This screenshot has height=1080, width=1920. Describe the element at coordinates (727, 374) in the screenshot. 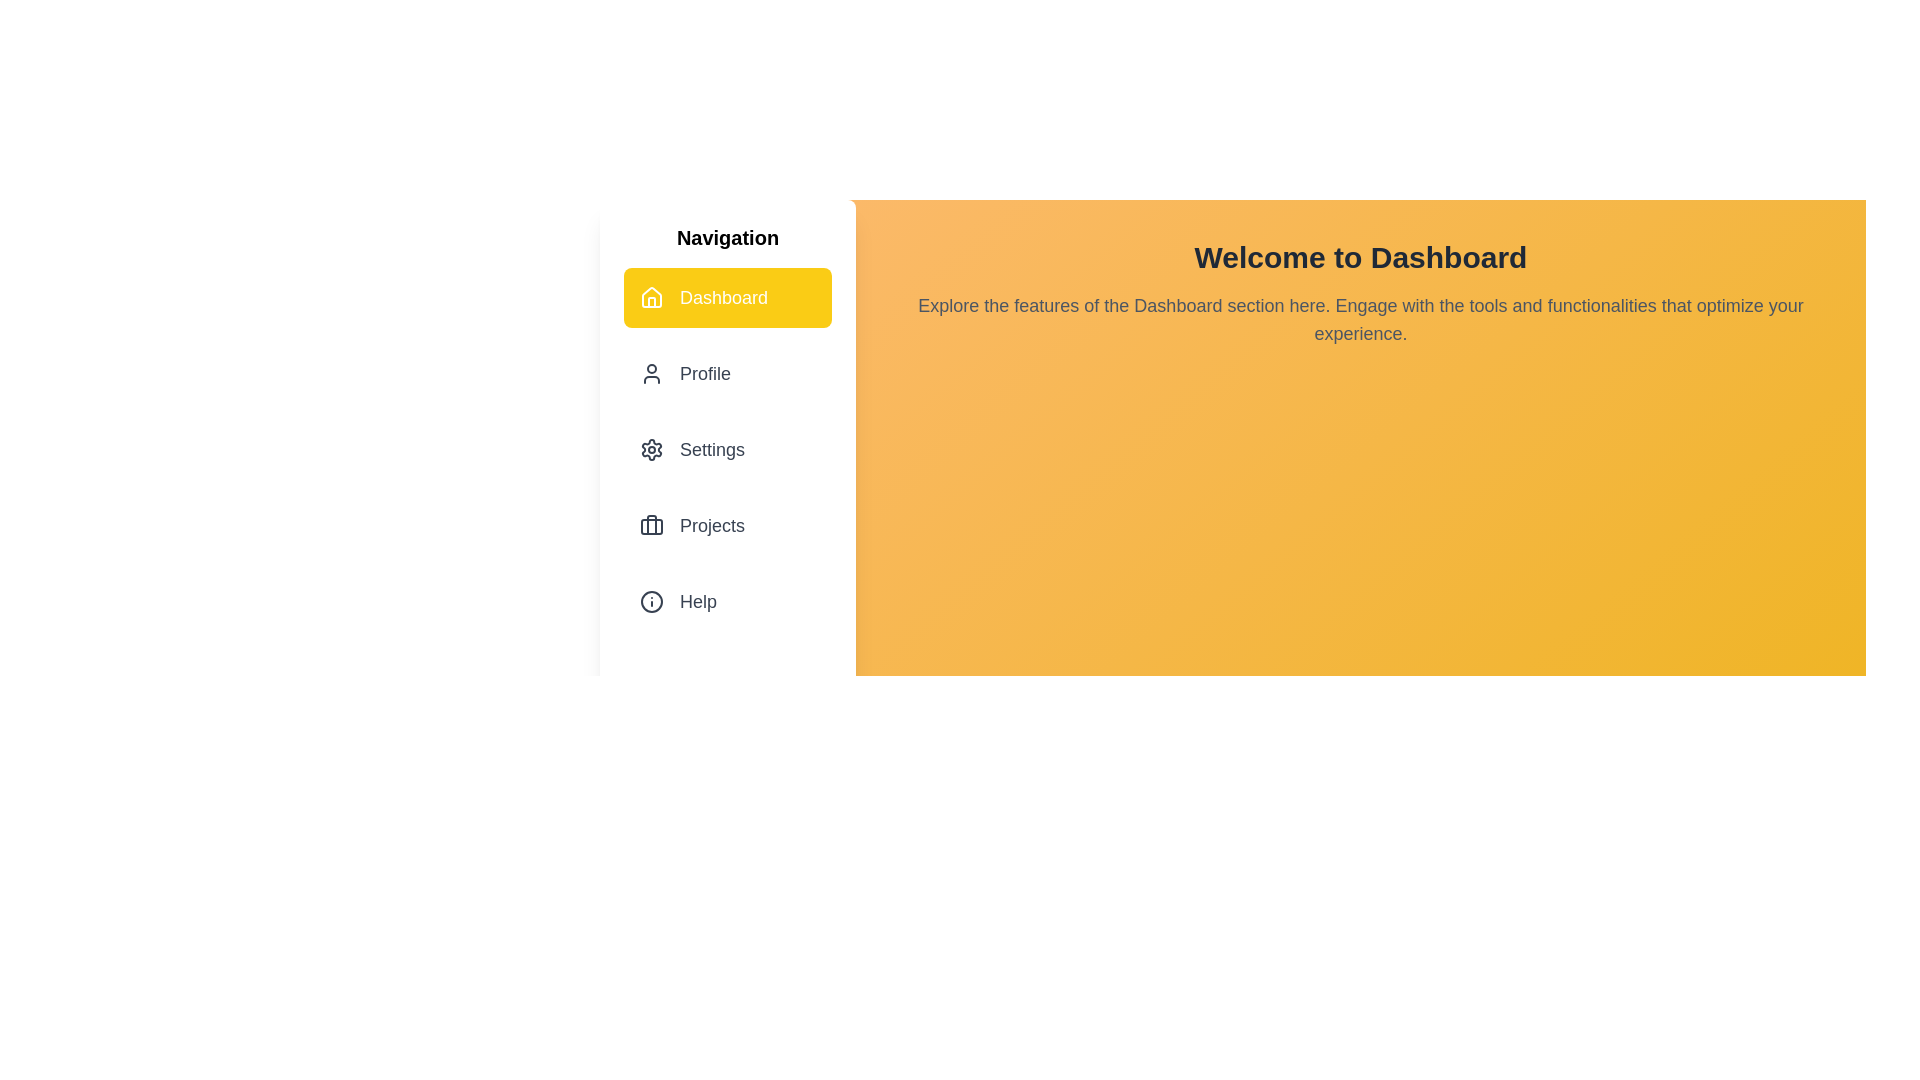

I see `the menu item corresponding to Profile` at that location.